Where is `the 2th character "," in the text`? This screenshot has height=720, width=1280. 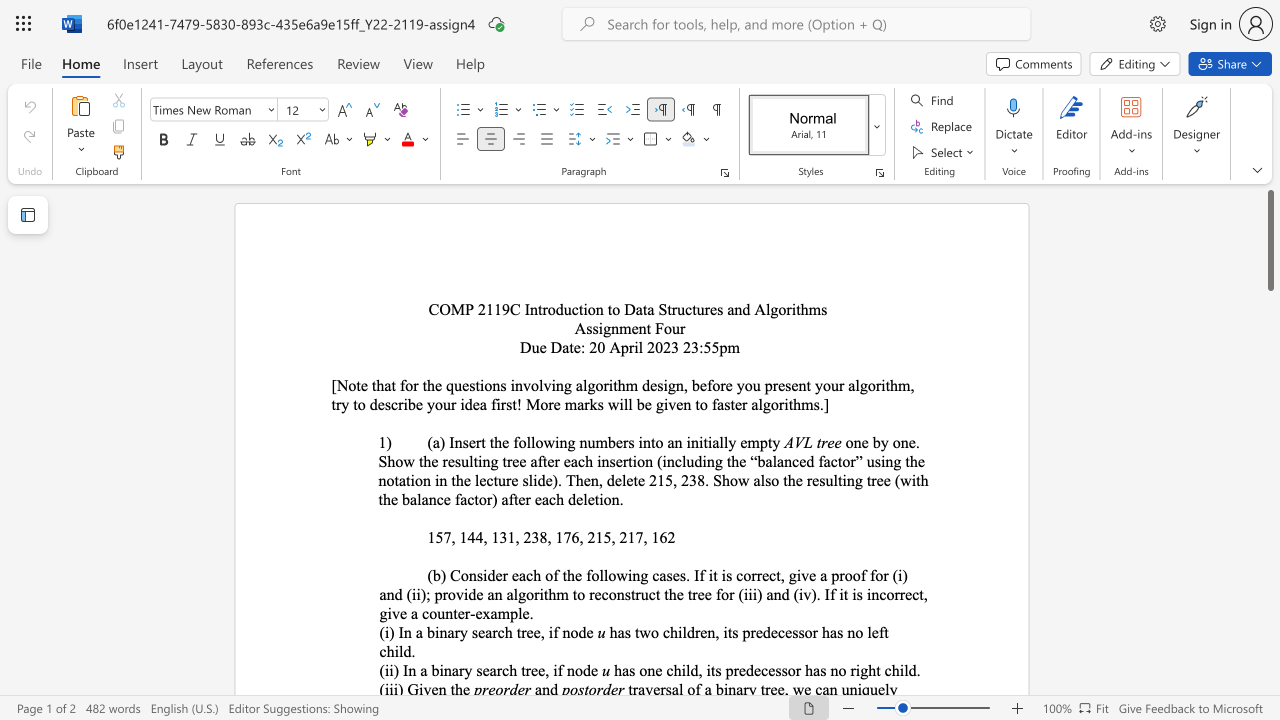 the 2th character "," in the text is located at coordinates (924, 593).